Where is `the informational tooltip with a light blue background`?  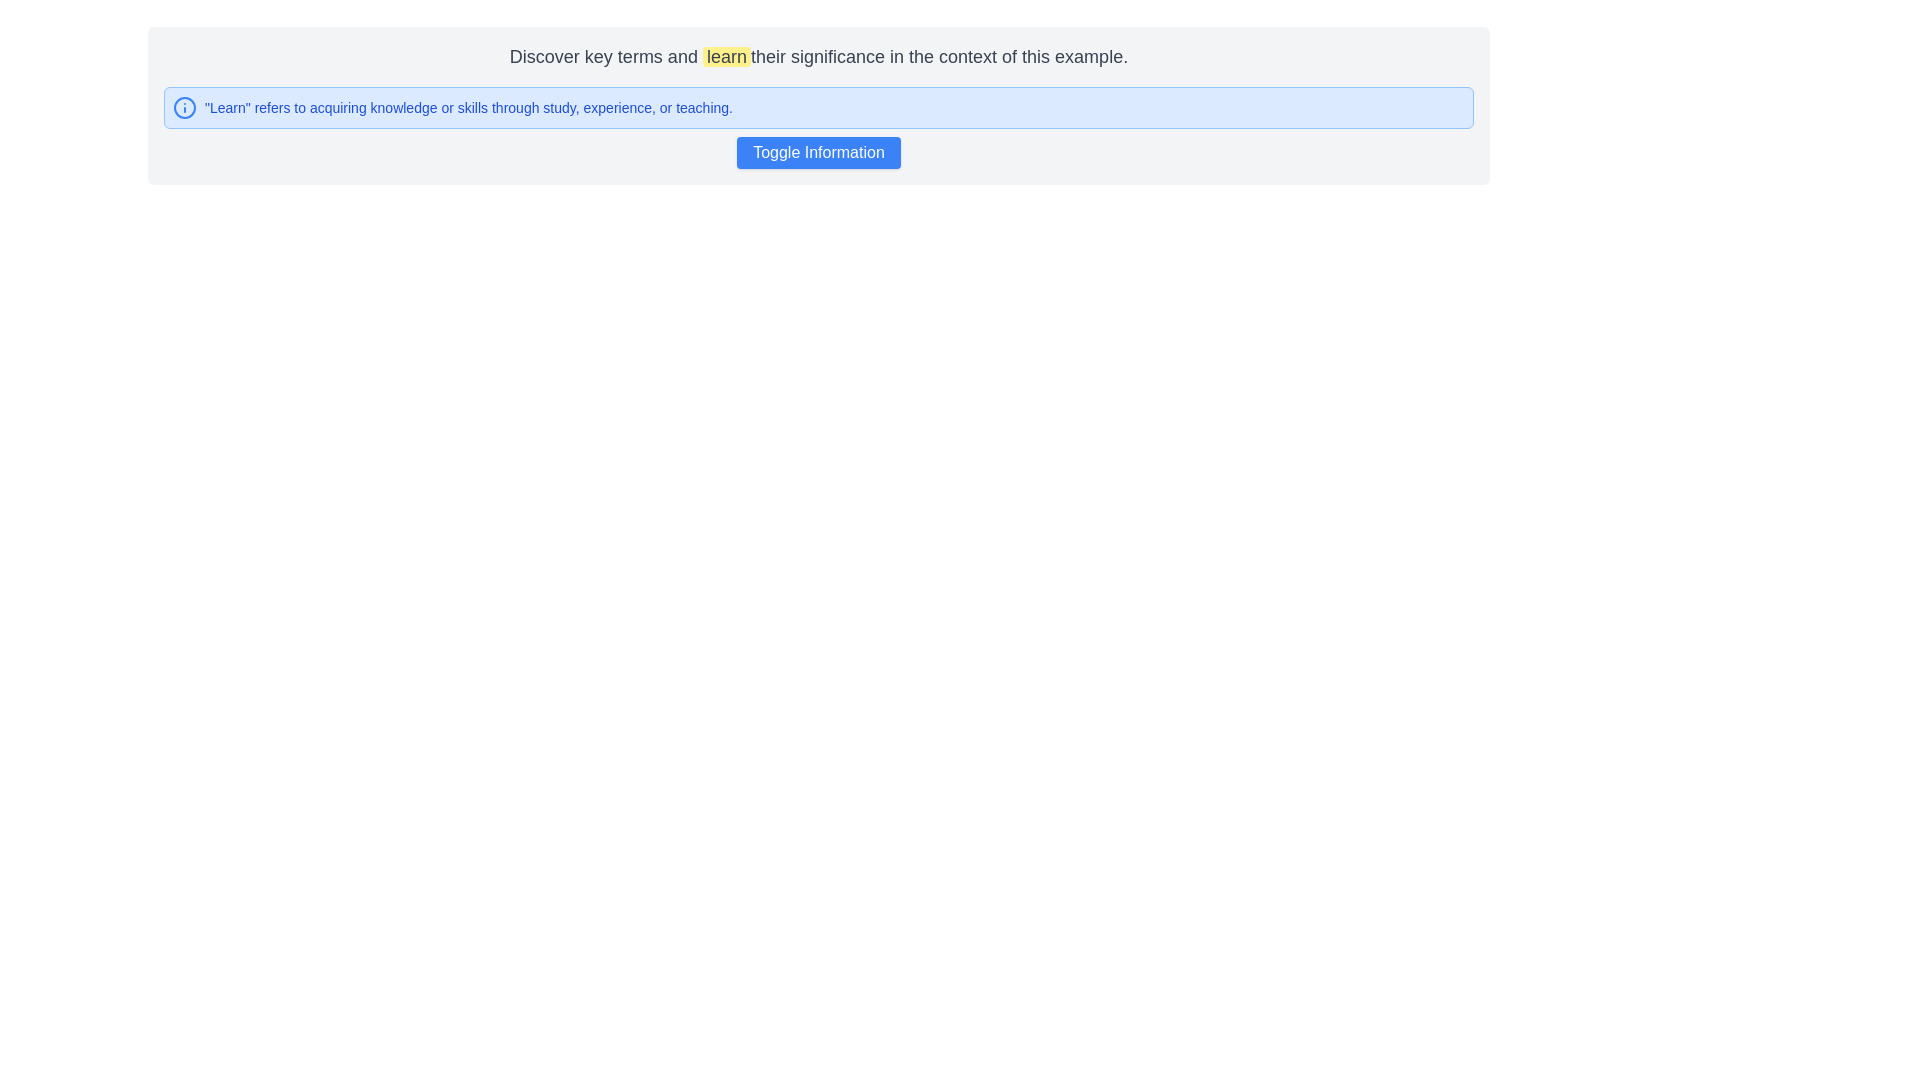
the informational tooltip with a light blue background is located at coordinates (819, 108).